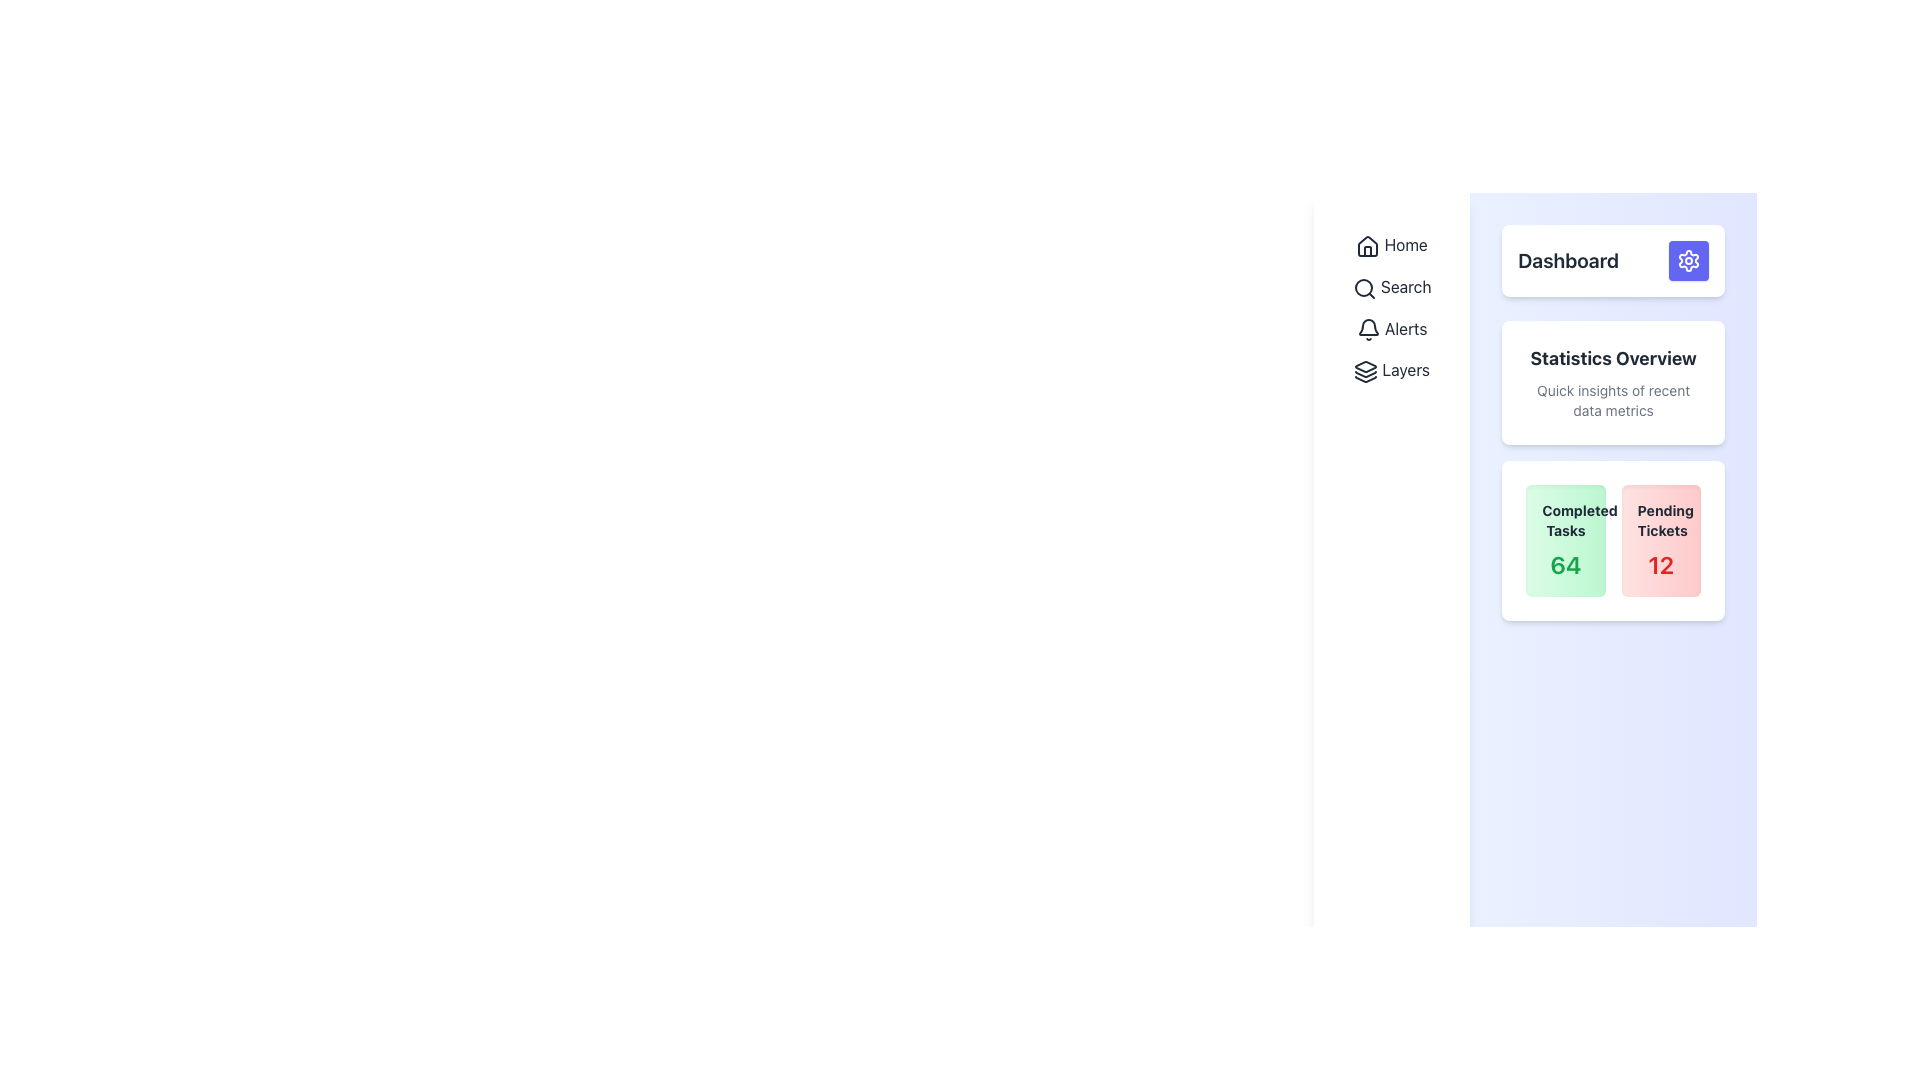  What do you see at coordinates (1567, 260) in the screenshot?
I see `the 'Dashboard' text label which is displayed in bold within a white card-like structure in the upper area of the interface` at bounding box center [1567, 260].